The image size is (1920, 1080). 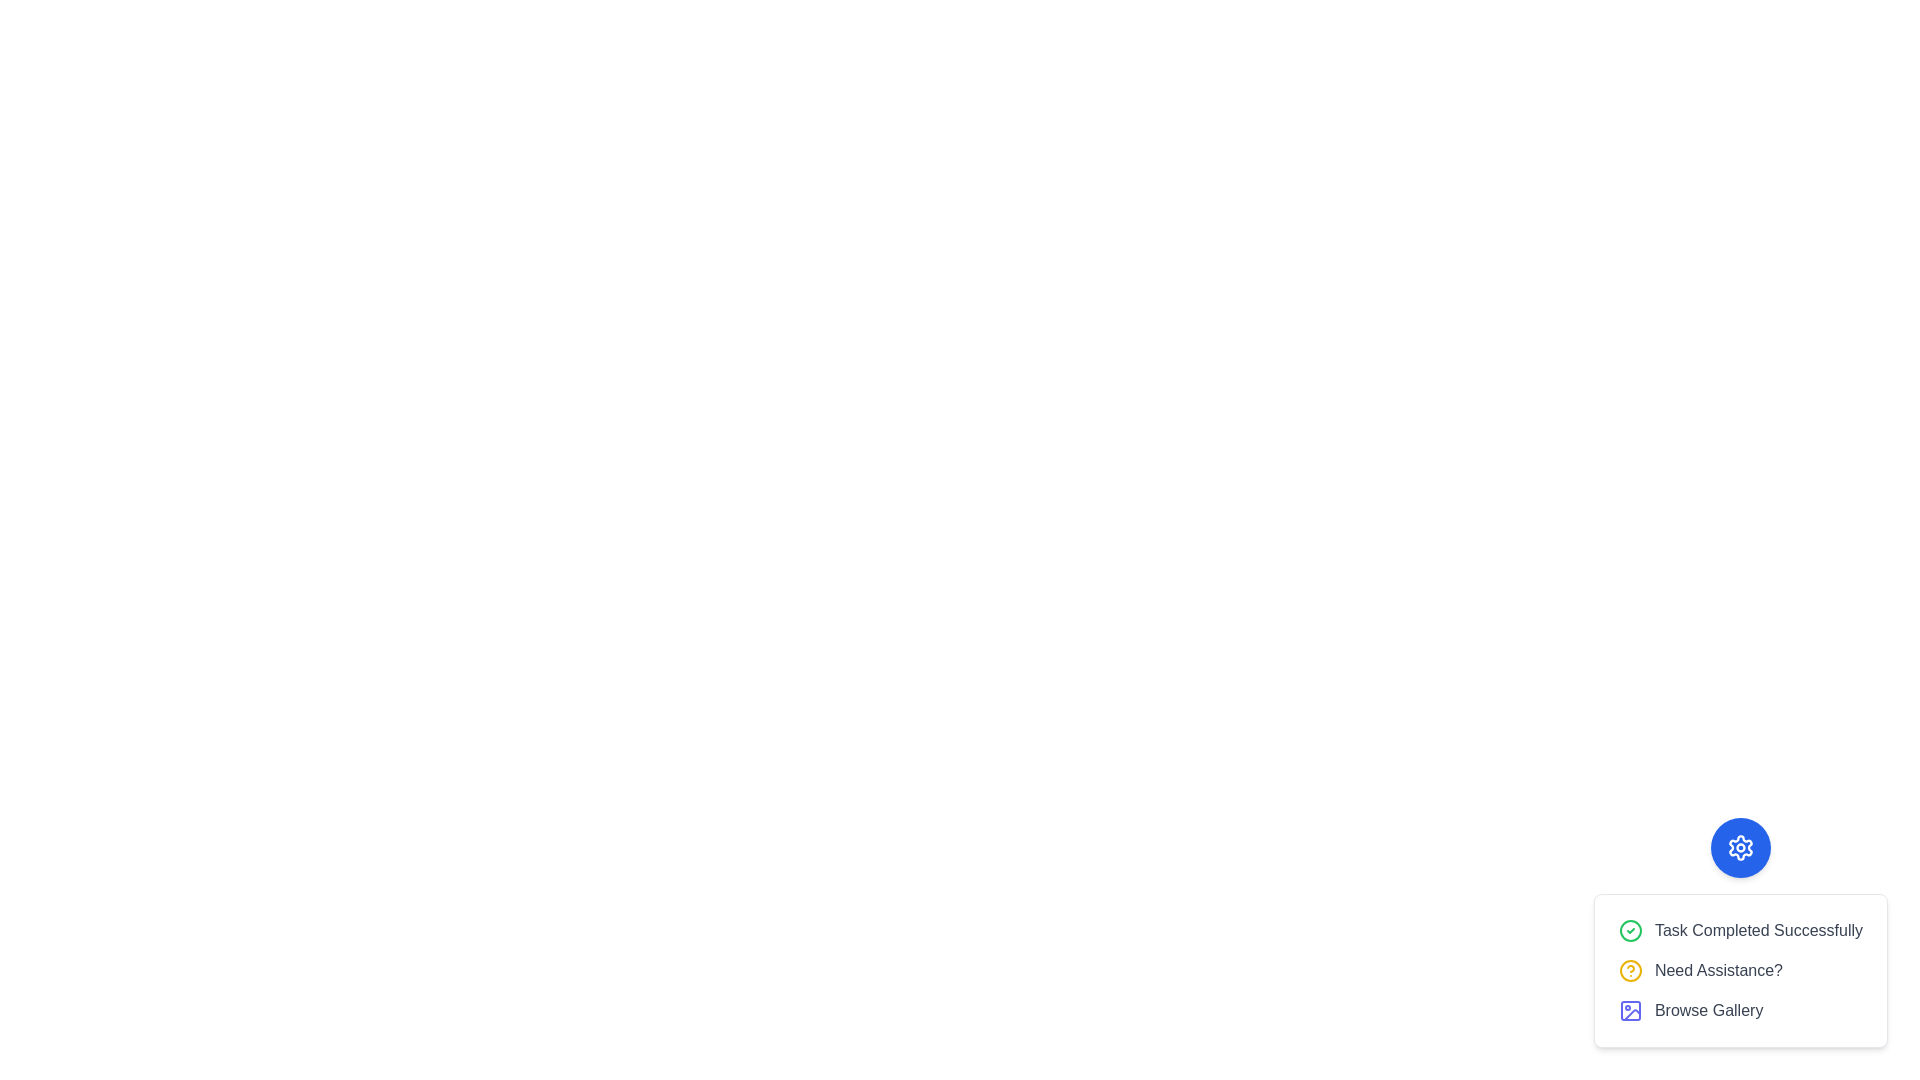 What do you see at coordinates (1630, 970) in the screenshot?
I see `the circular icon with a yellow outline and a question mark symbol, located to the left of the text 'Need Assistance?'` at bounding box center [1630, 970].